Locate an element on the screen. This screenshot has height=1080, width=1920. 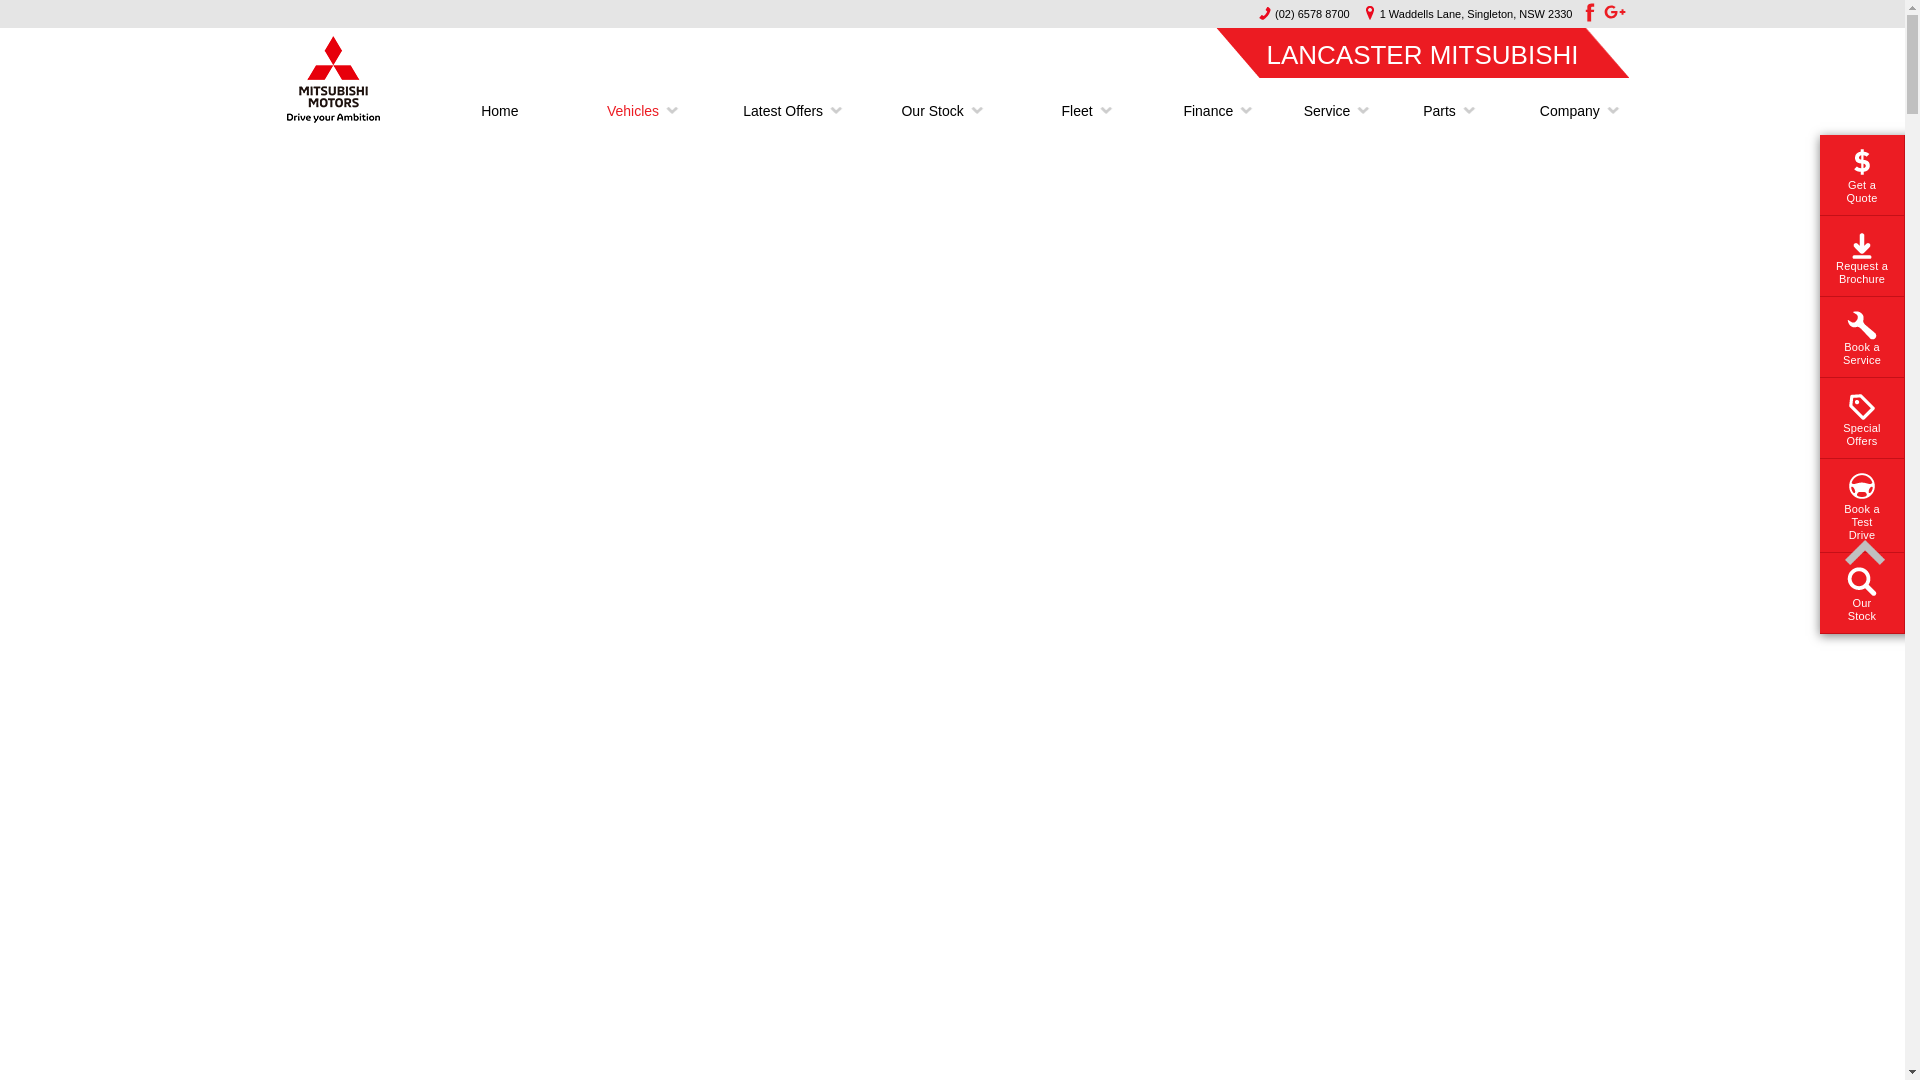
'Service' is located at coordinates (1327, 111).